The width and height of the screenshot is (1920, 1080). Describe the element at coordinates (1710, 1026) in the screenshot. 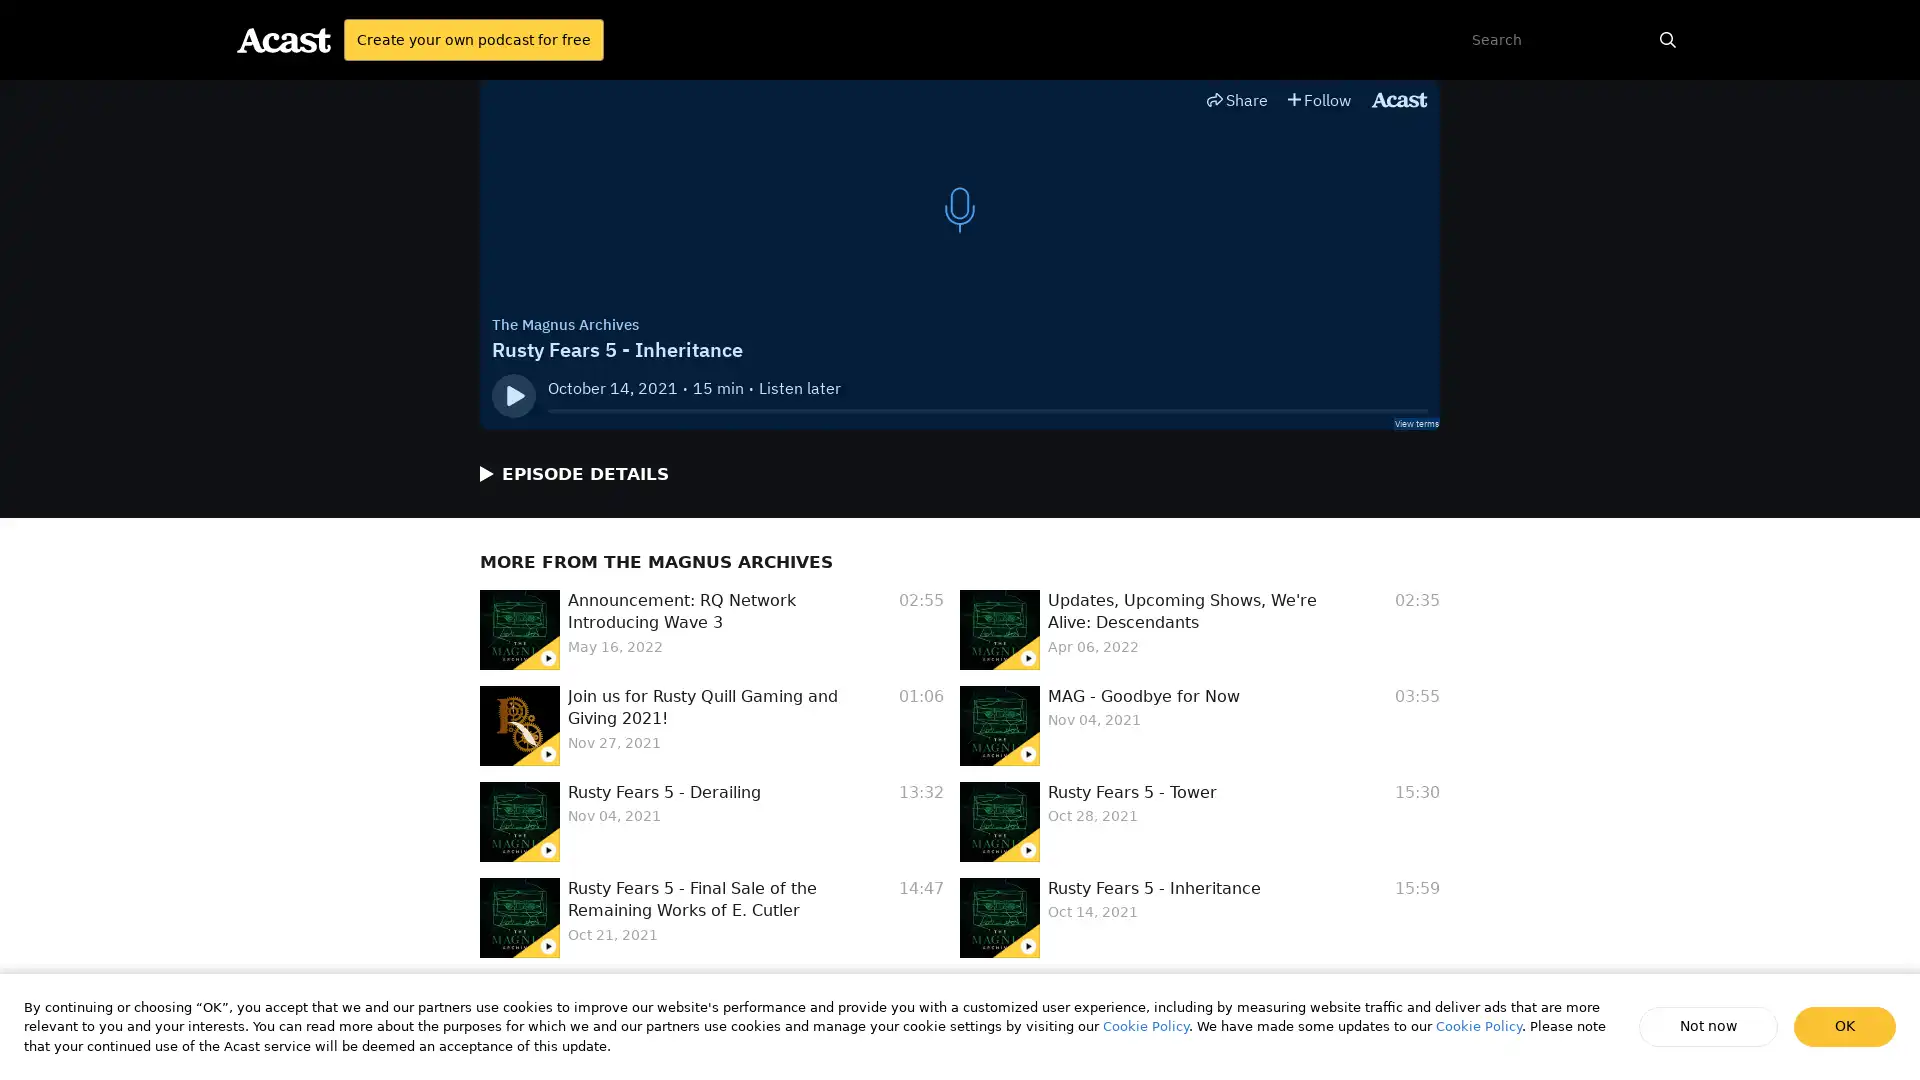

I see `Not now` at that location.